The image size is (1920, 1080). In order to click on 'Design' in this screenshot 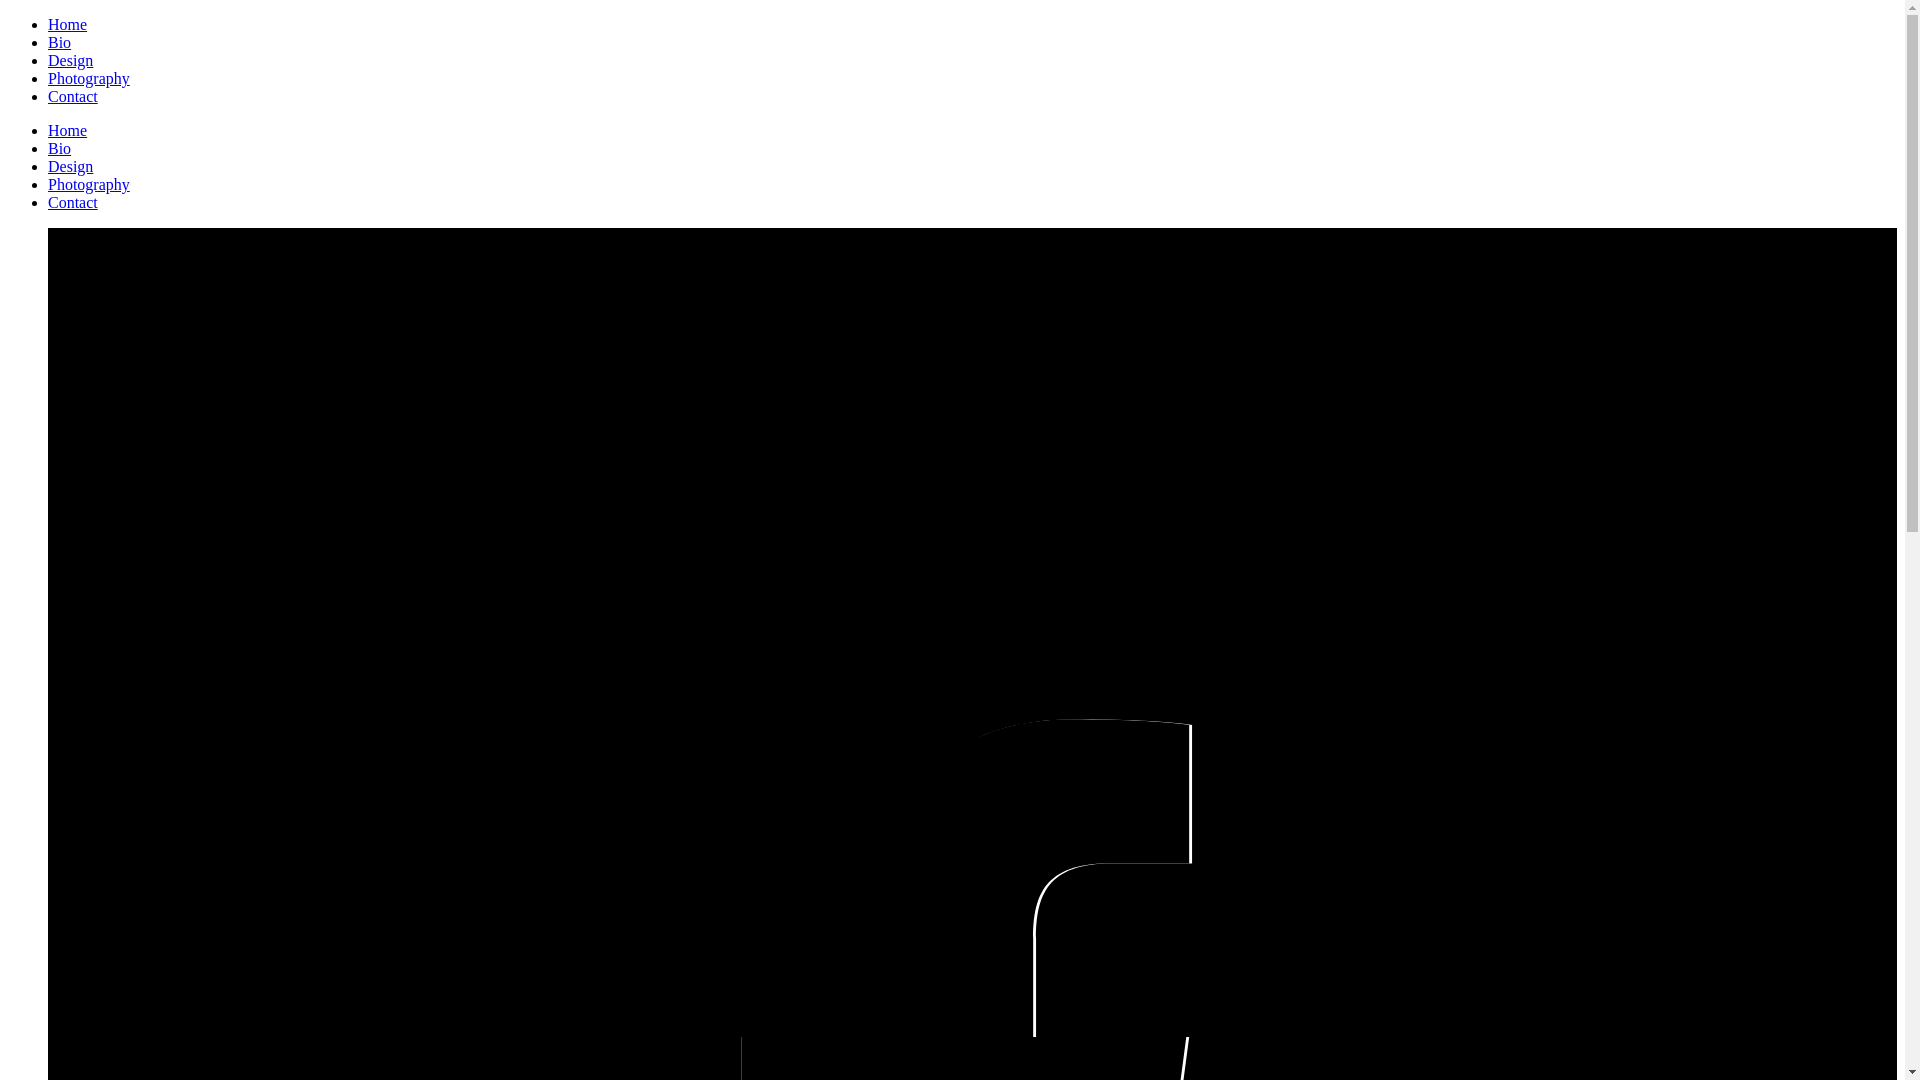, I will do `click(48, 165)`.